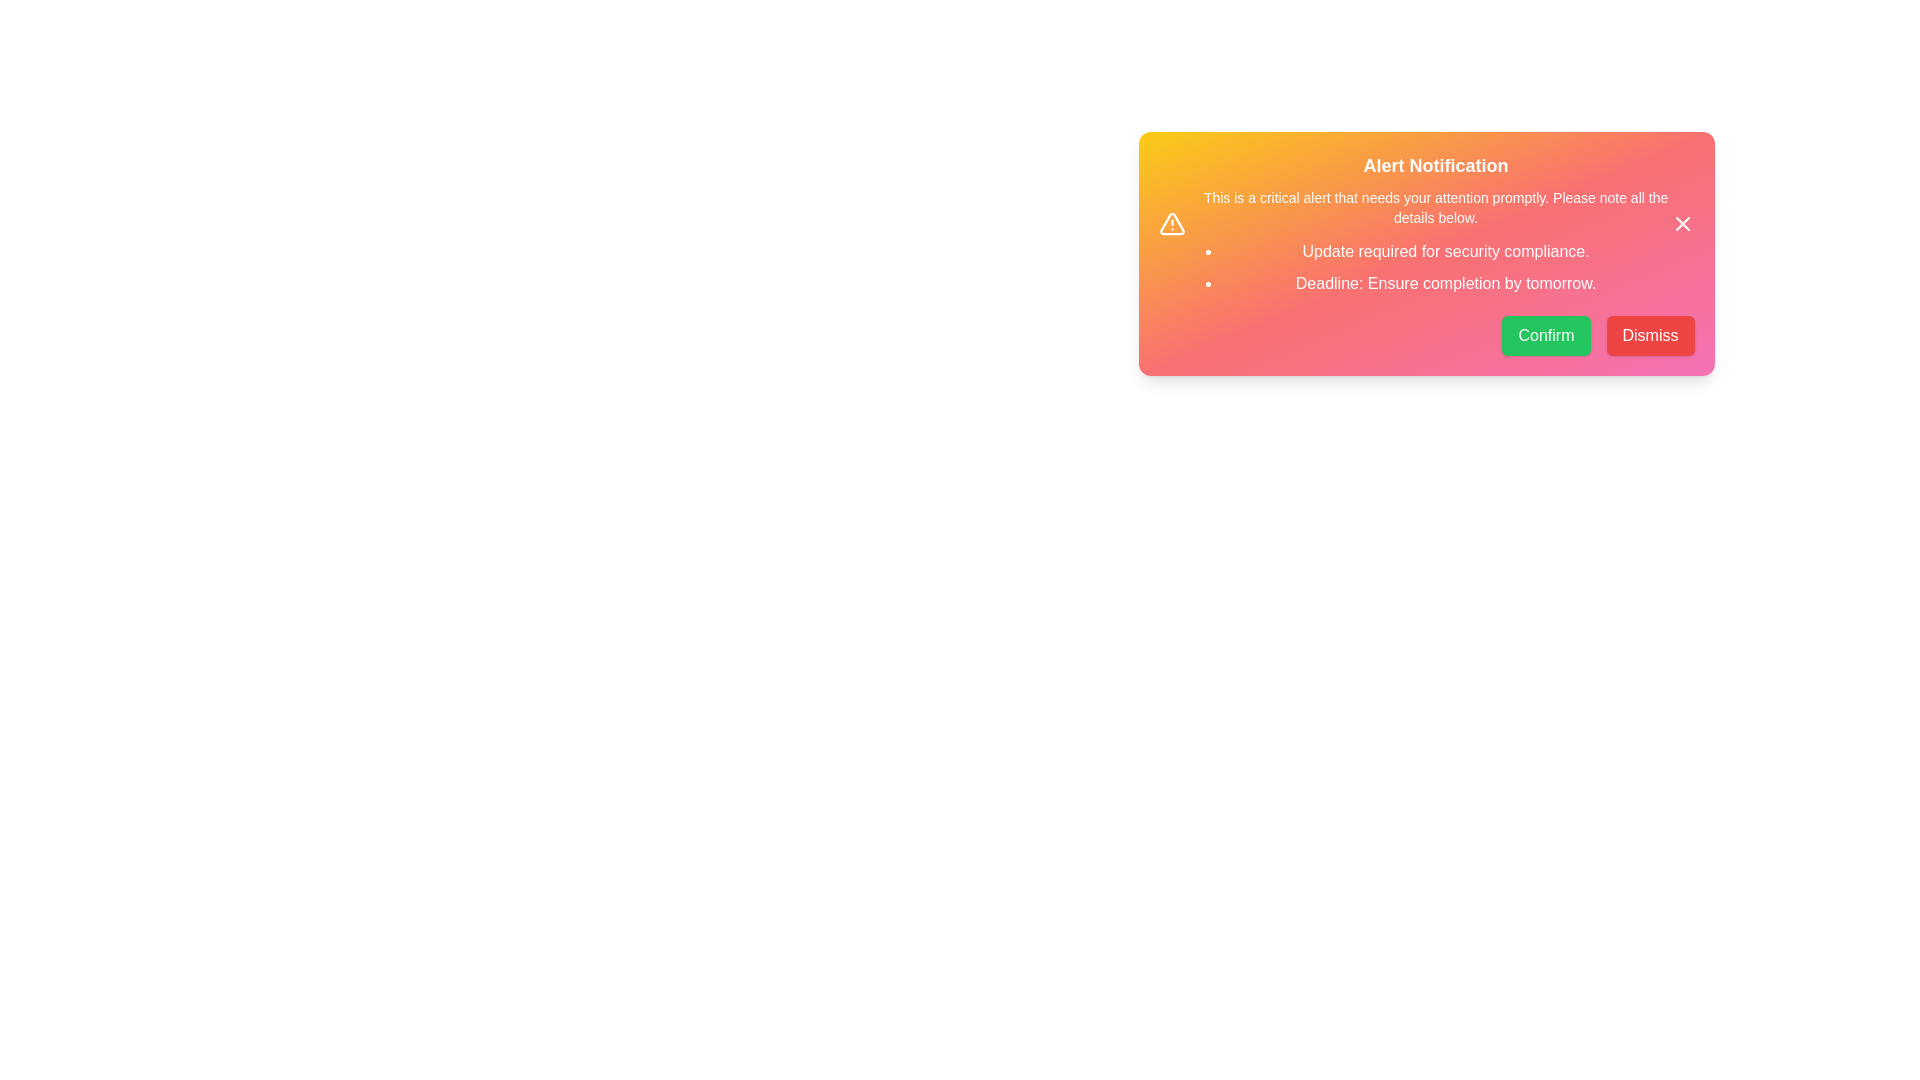  Describe the element at coordinates (1544, 334) in the screenshot. I see `'Confirm' button to acknowledge the alert` at that location.